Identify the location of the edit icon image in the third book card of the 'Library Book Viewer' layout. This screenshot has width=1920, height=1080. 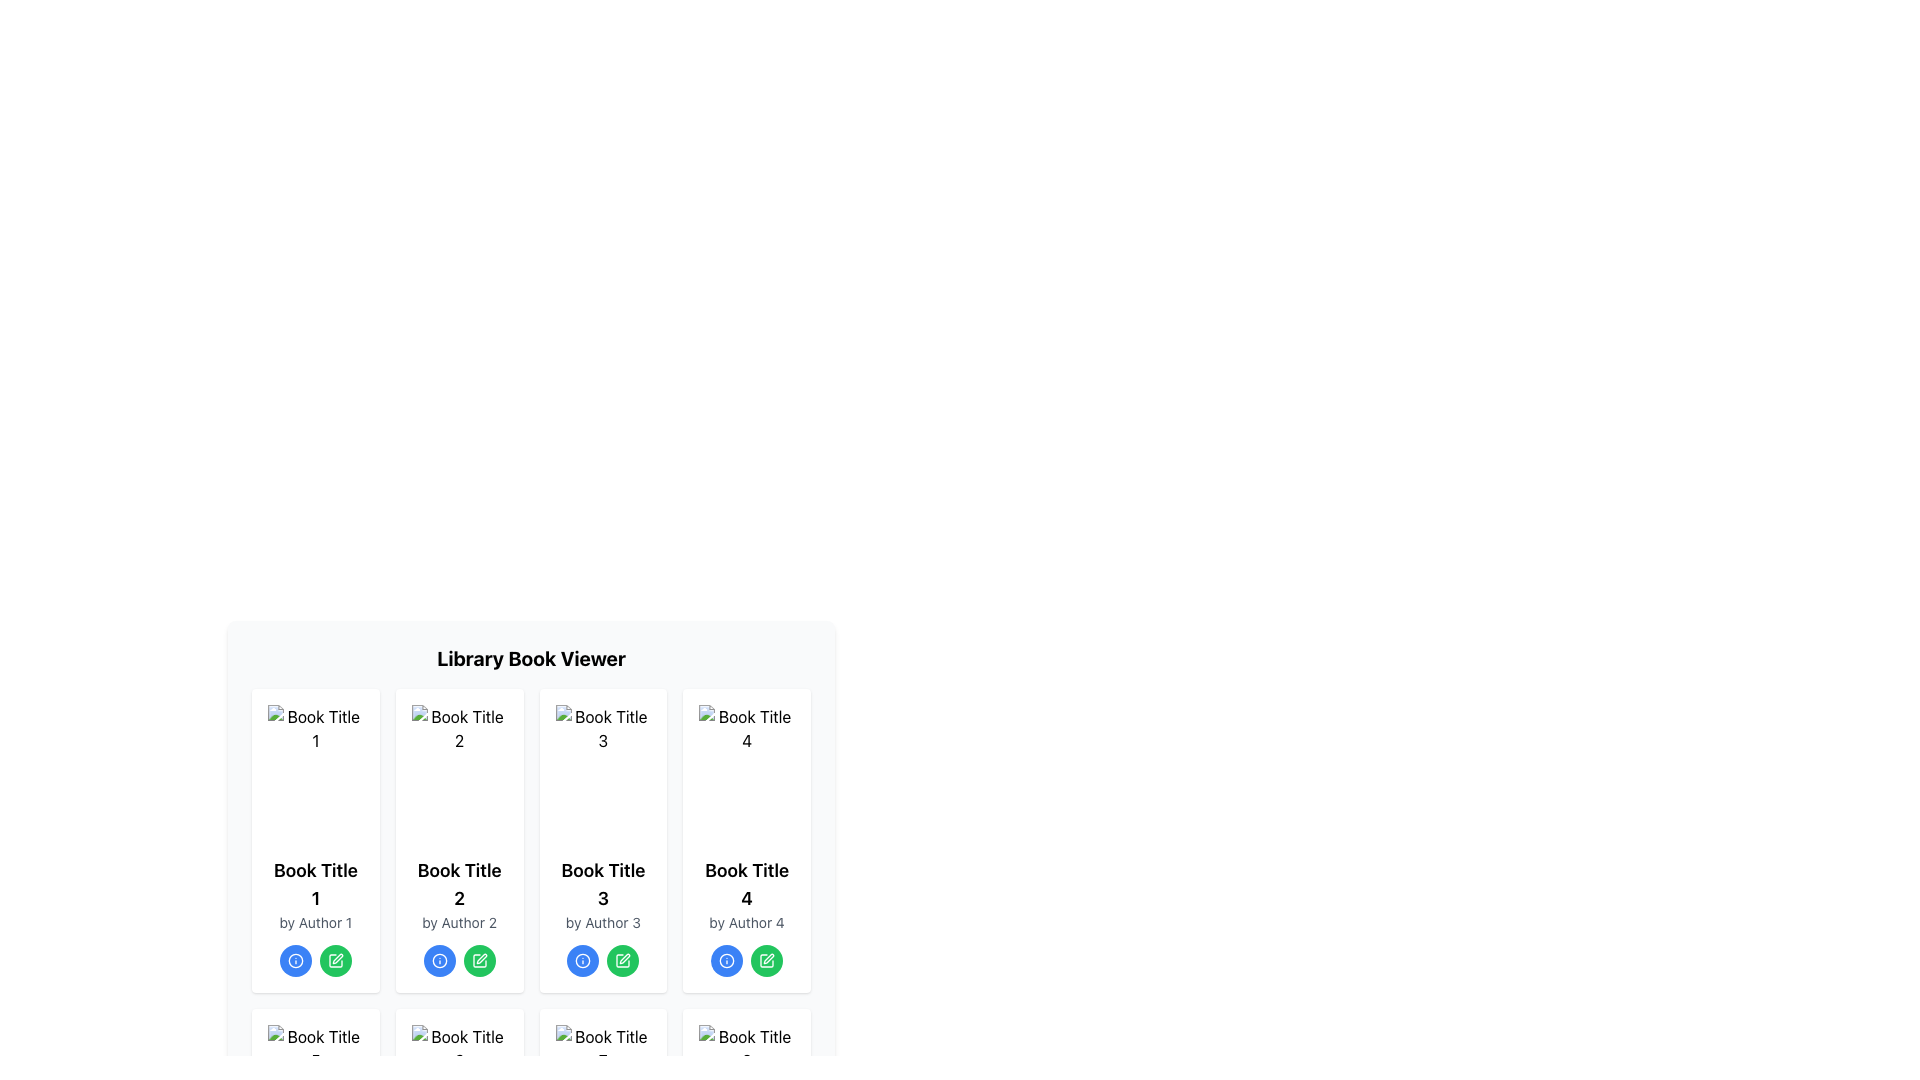
(478, 959).